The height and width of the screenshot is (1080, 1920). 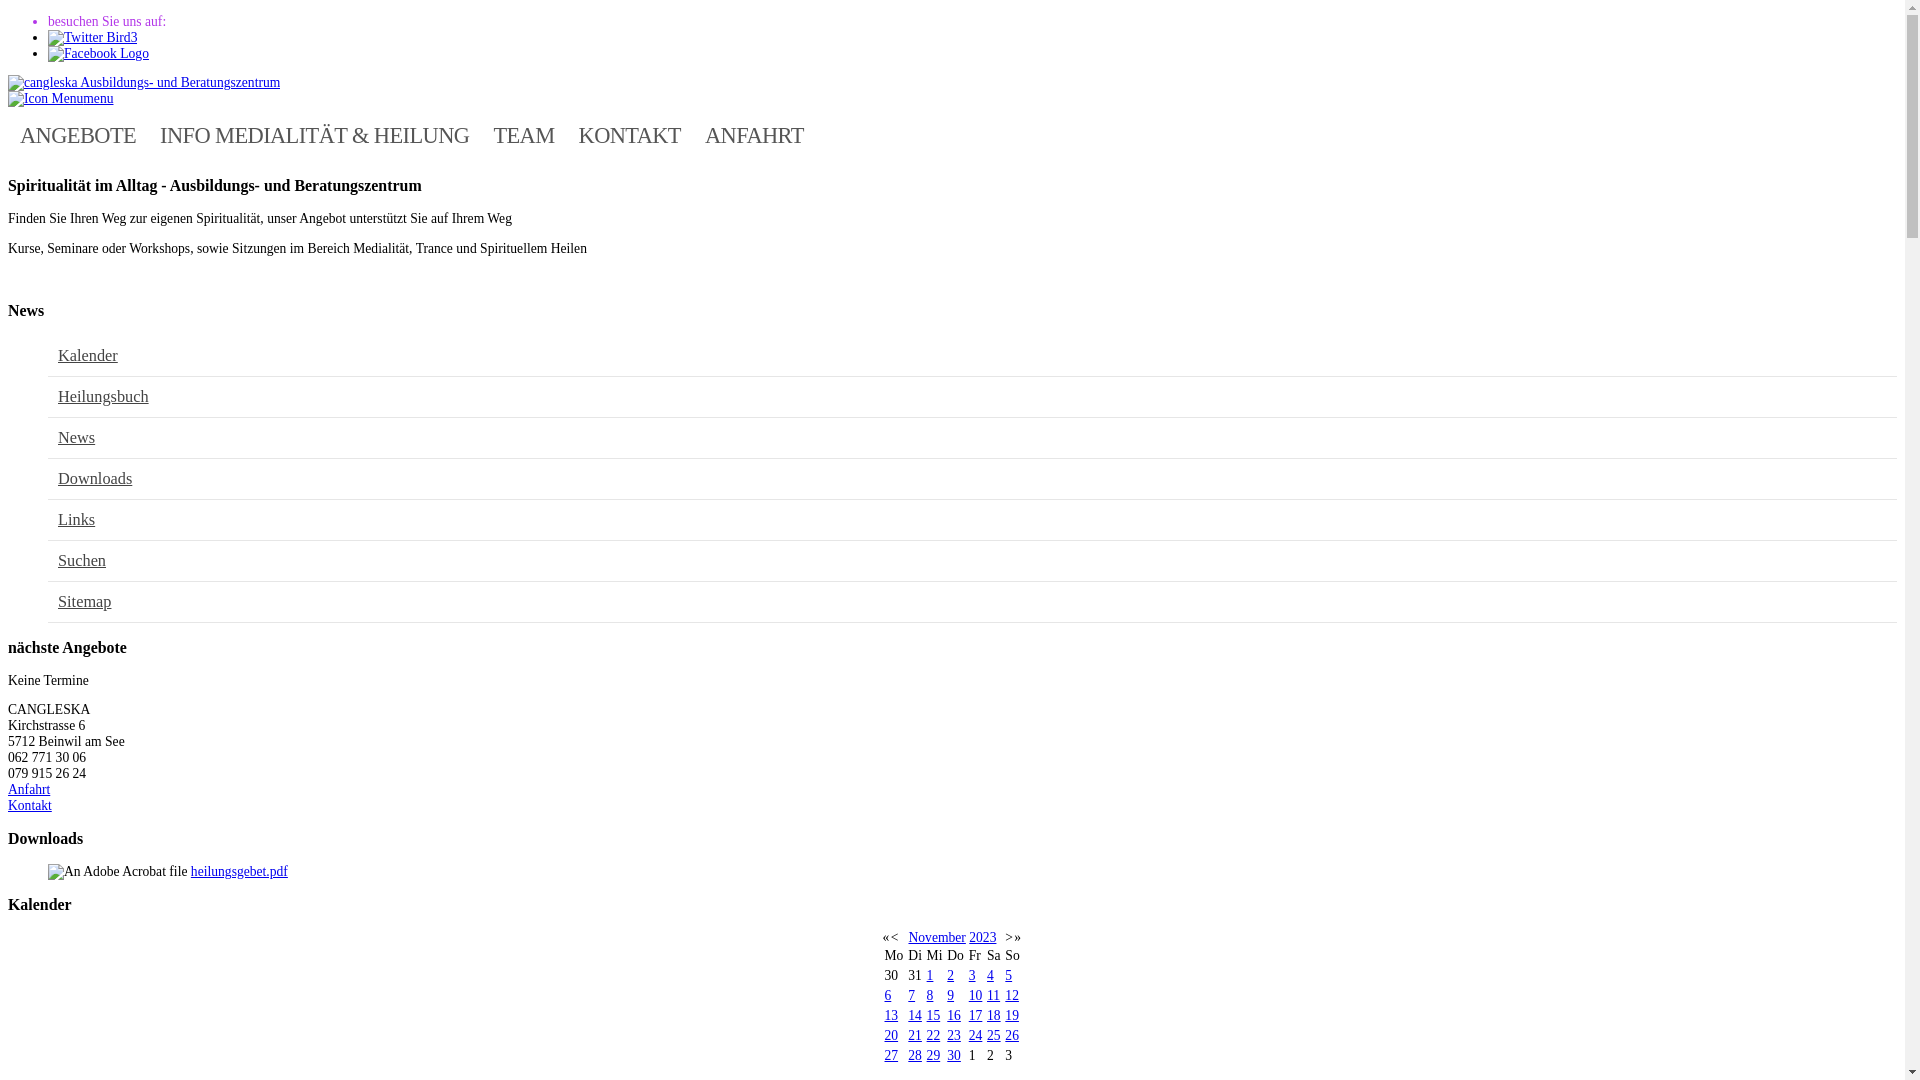 What do you see at coordinates (86, 354) in the screenshot?
I see `'Kalender'` at bounding box center [86, 354].